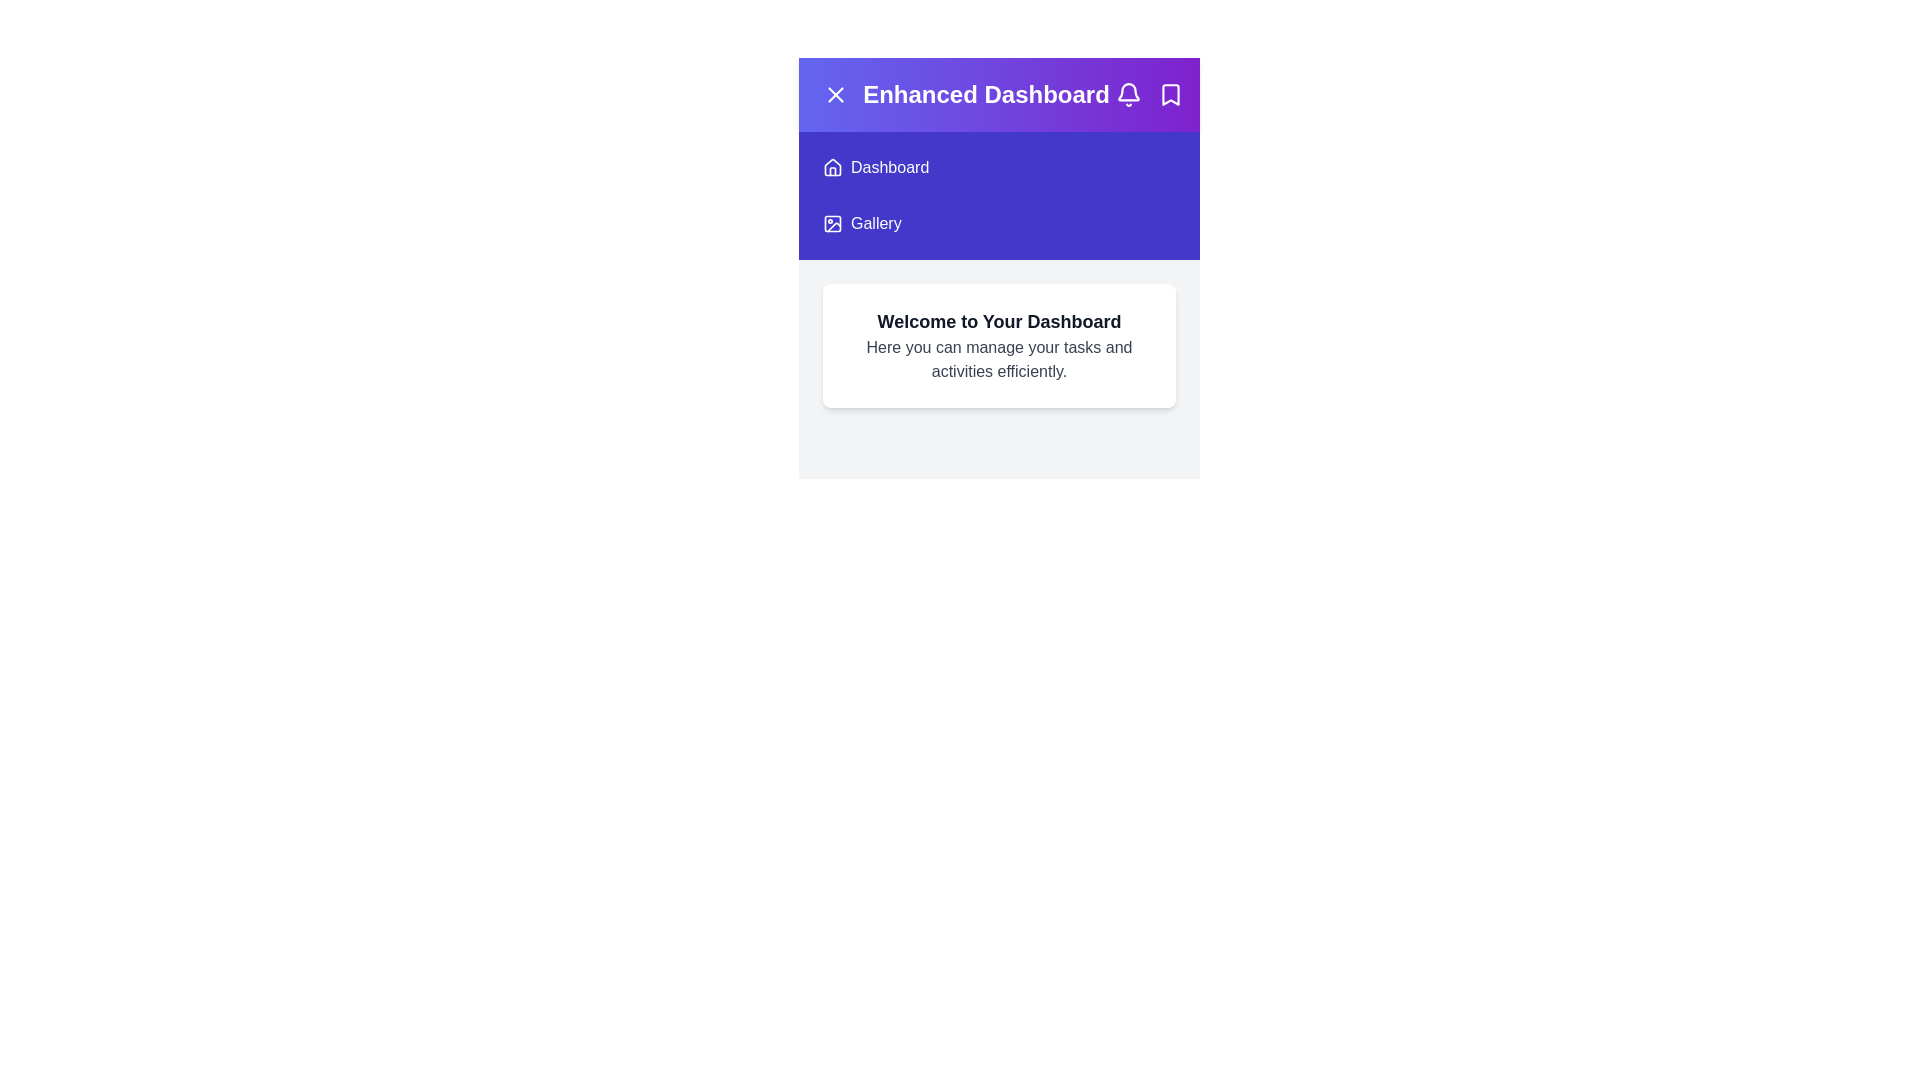 Image resolution: width=1920 pixels, height=1080 pixels. What do you see at coordinates (1128, 95) in the screenshot?
I see `the 'Bell' icon to trigger its functionality` at bounding box center [1128, 95].